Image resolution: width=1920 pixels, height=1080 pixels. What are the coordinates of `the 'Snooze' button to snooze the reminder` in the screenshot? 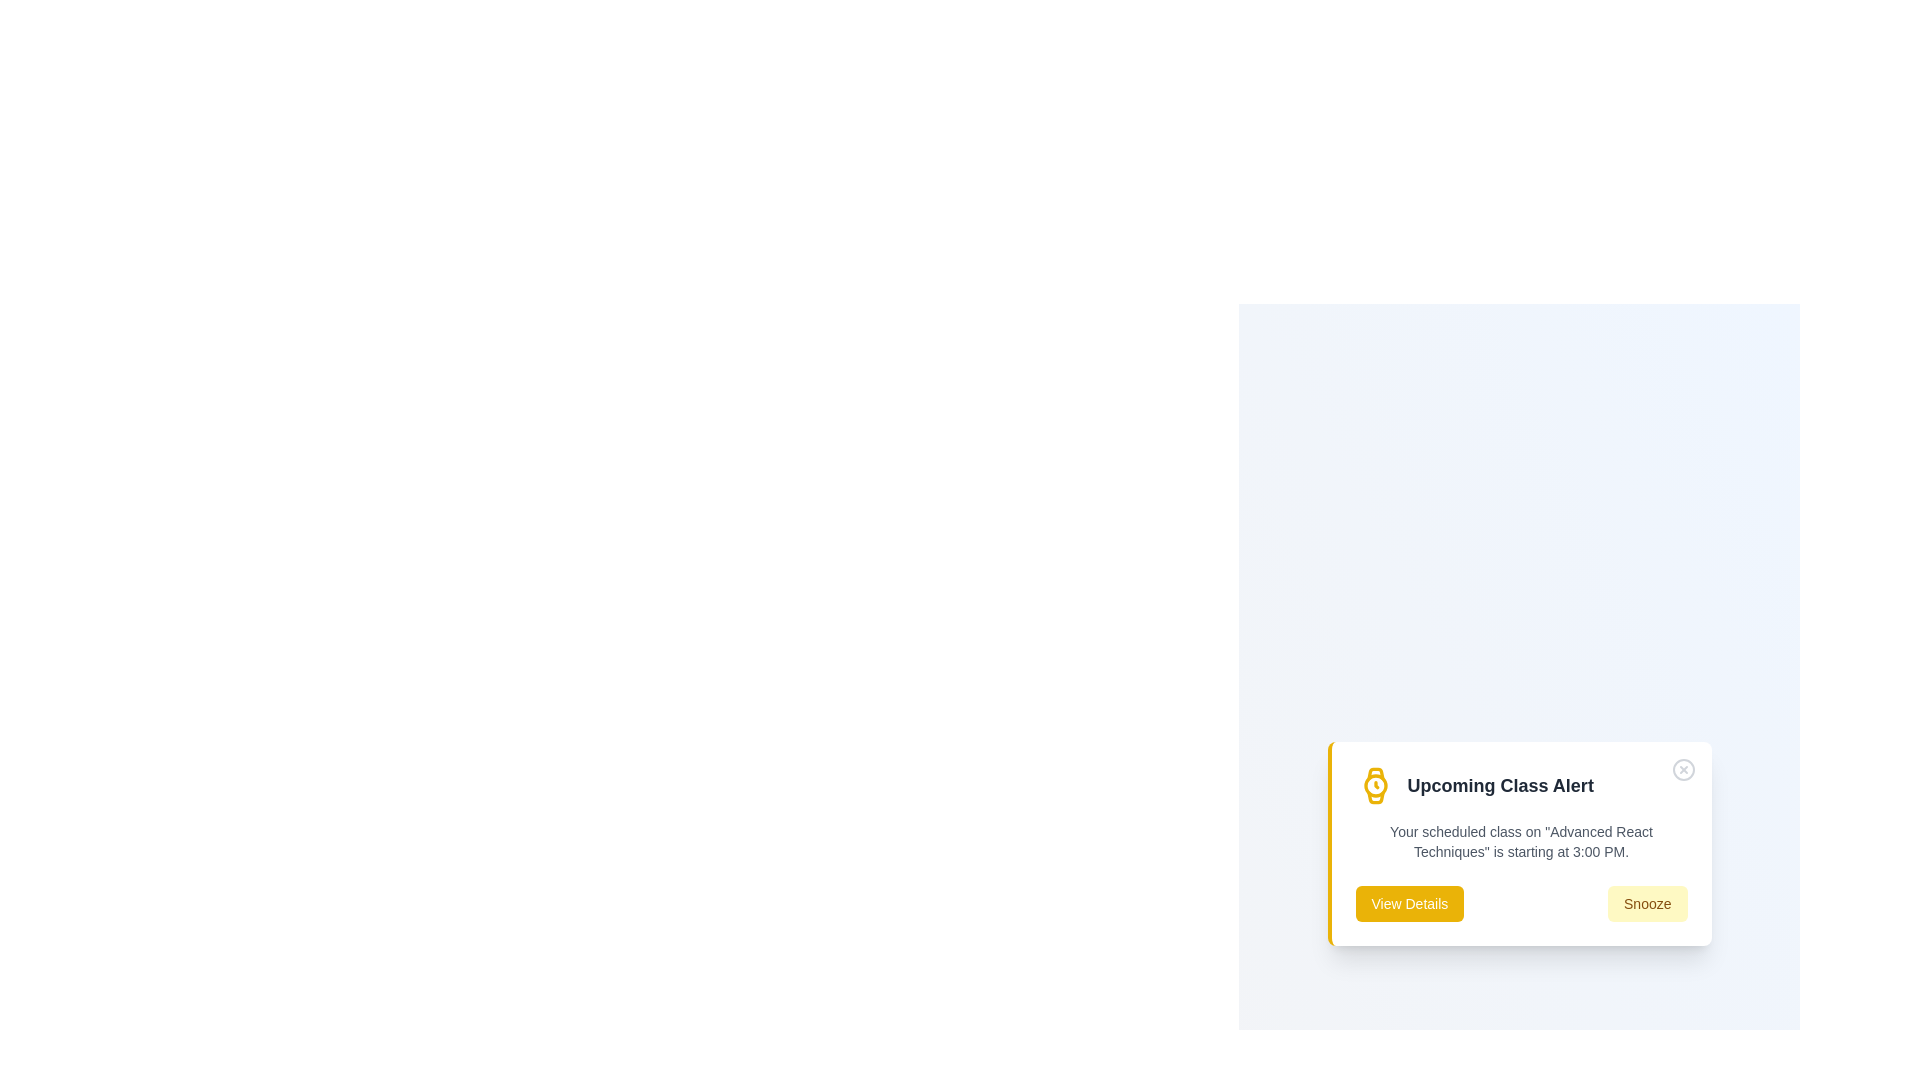 It's located at (1647, 903).